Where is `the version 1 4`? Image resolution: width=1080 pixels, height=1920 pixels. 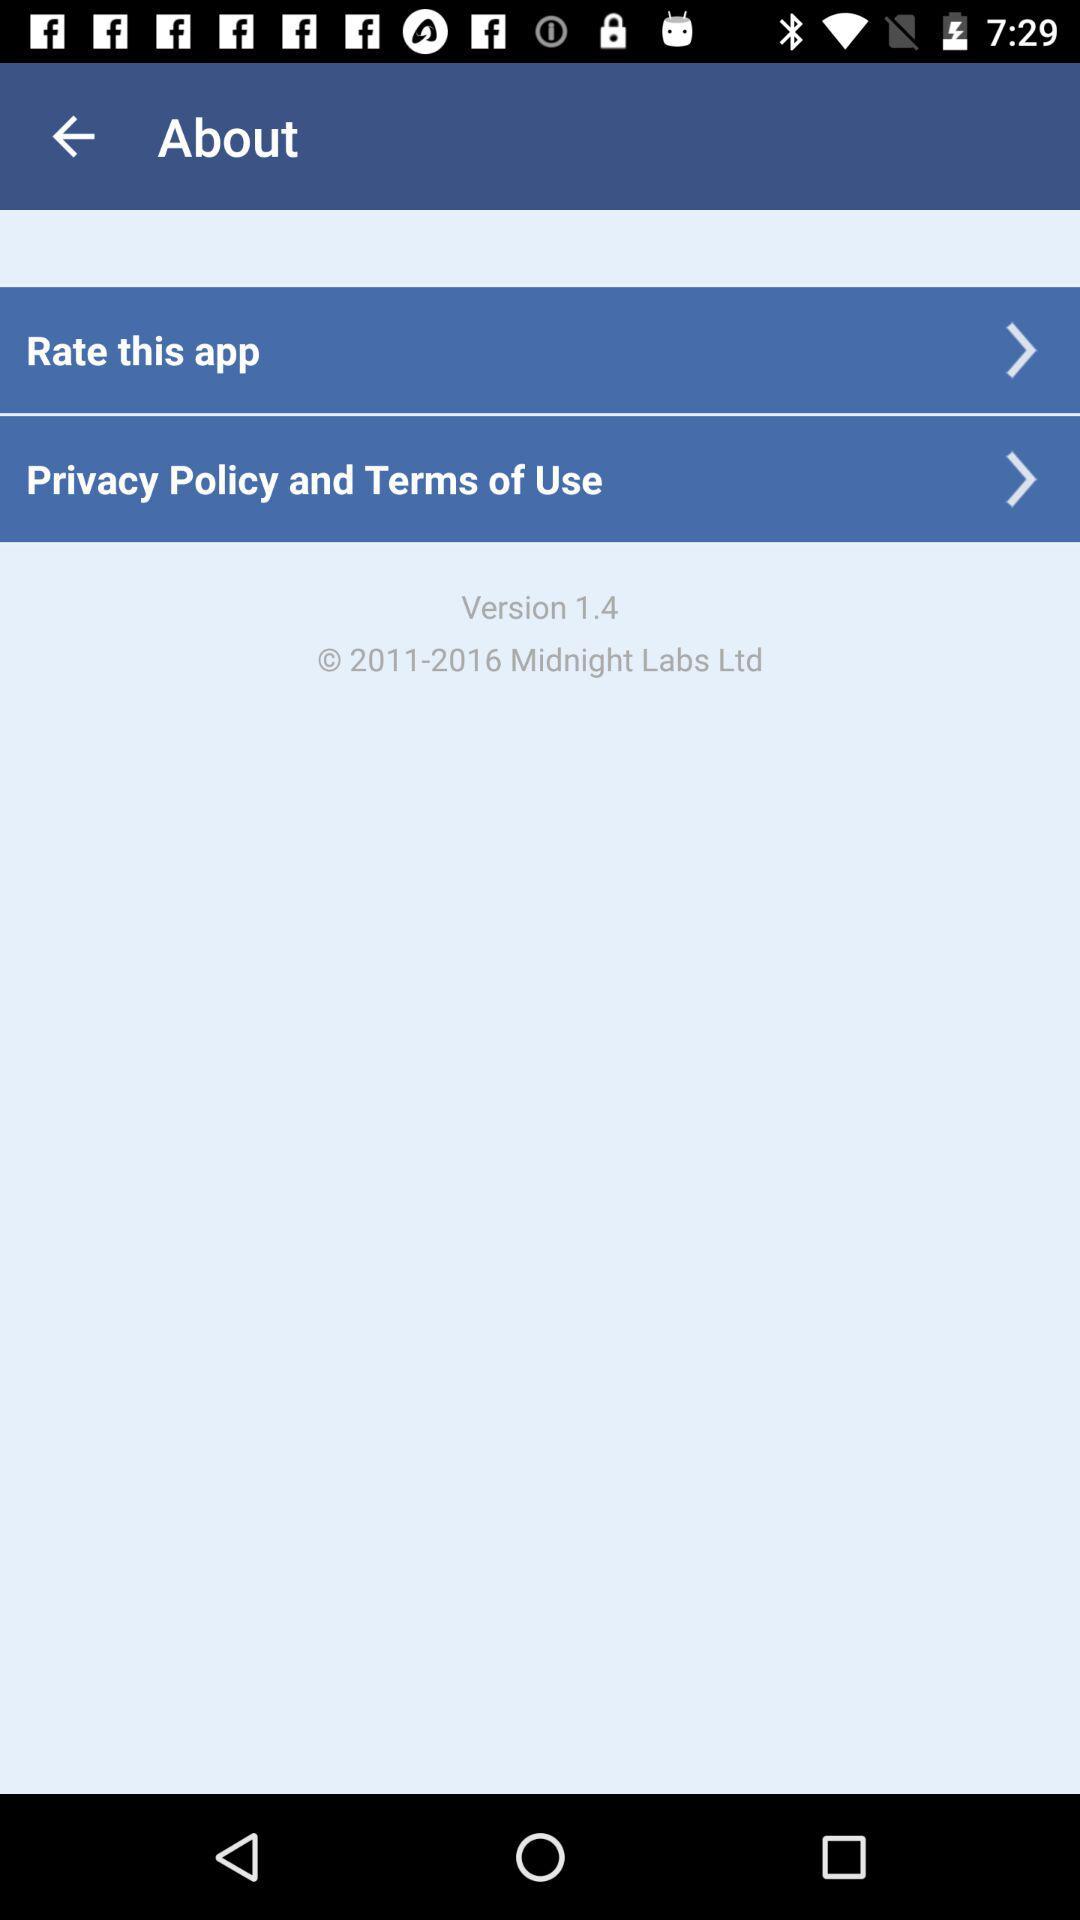 the version 1 4 is located at coordinates (540, 631).